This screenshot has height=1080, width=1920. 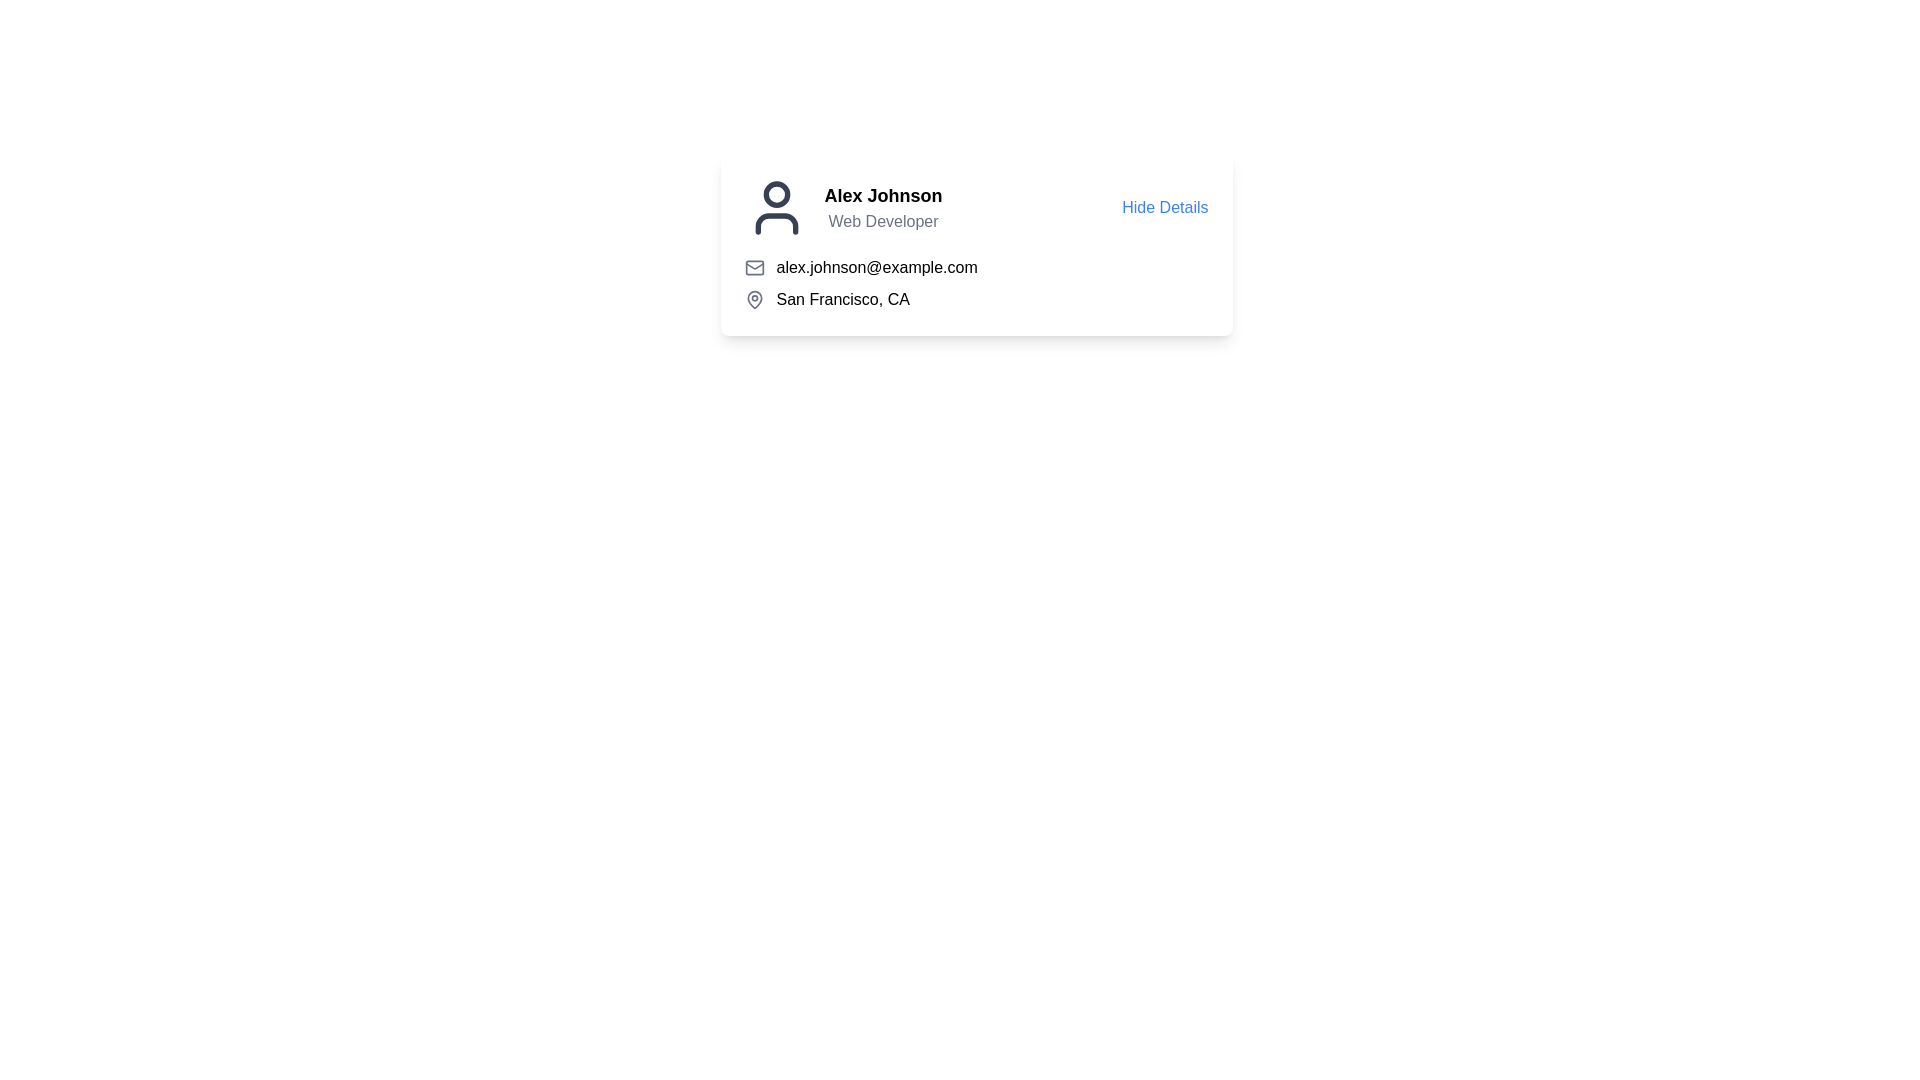 What do you see at coordinates (843, 300) in the screenshot?
I see `the text label displaying 'San Francisco, CA' located next to the location pin icon in the bottom section of the user information card for potential interaction` at bounding box center [843, 300].